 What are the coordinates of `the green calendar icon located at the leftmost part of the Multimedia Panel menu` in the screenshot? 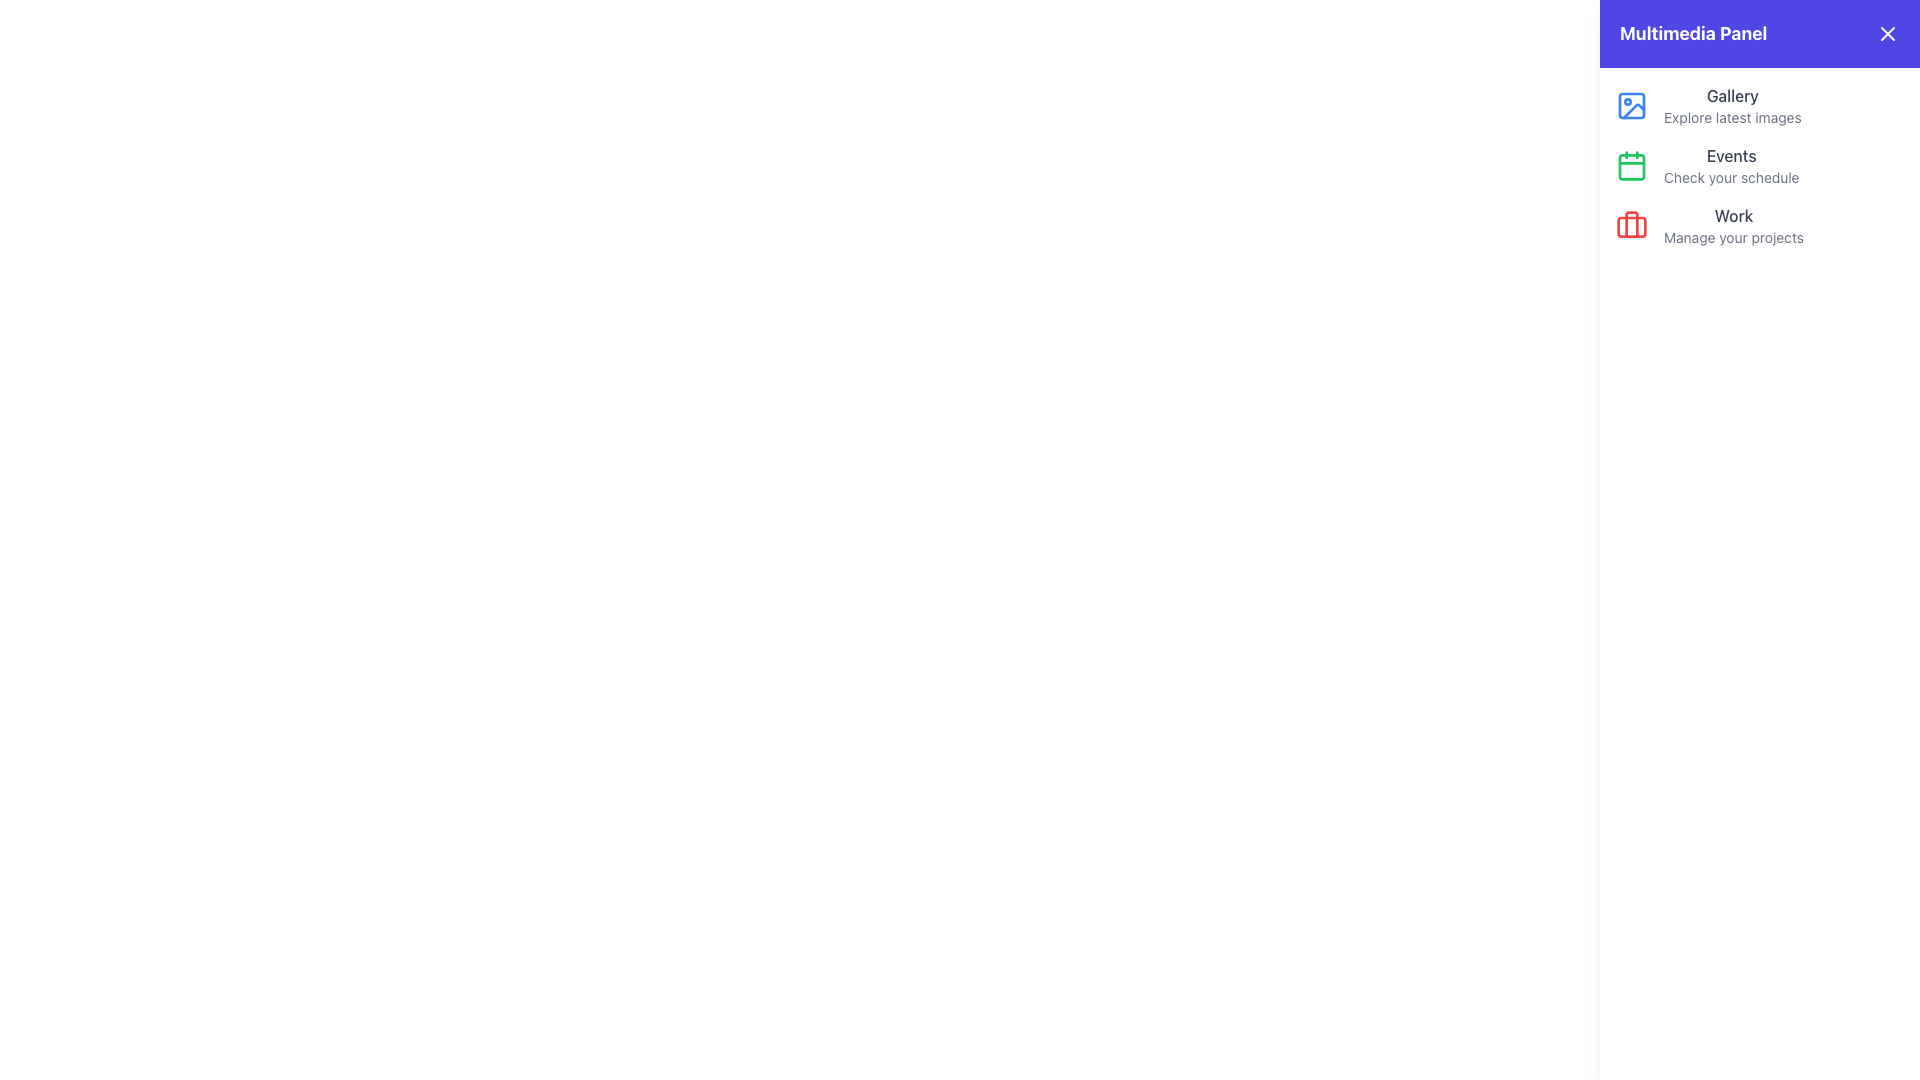 It's located at (1632, 164).